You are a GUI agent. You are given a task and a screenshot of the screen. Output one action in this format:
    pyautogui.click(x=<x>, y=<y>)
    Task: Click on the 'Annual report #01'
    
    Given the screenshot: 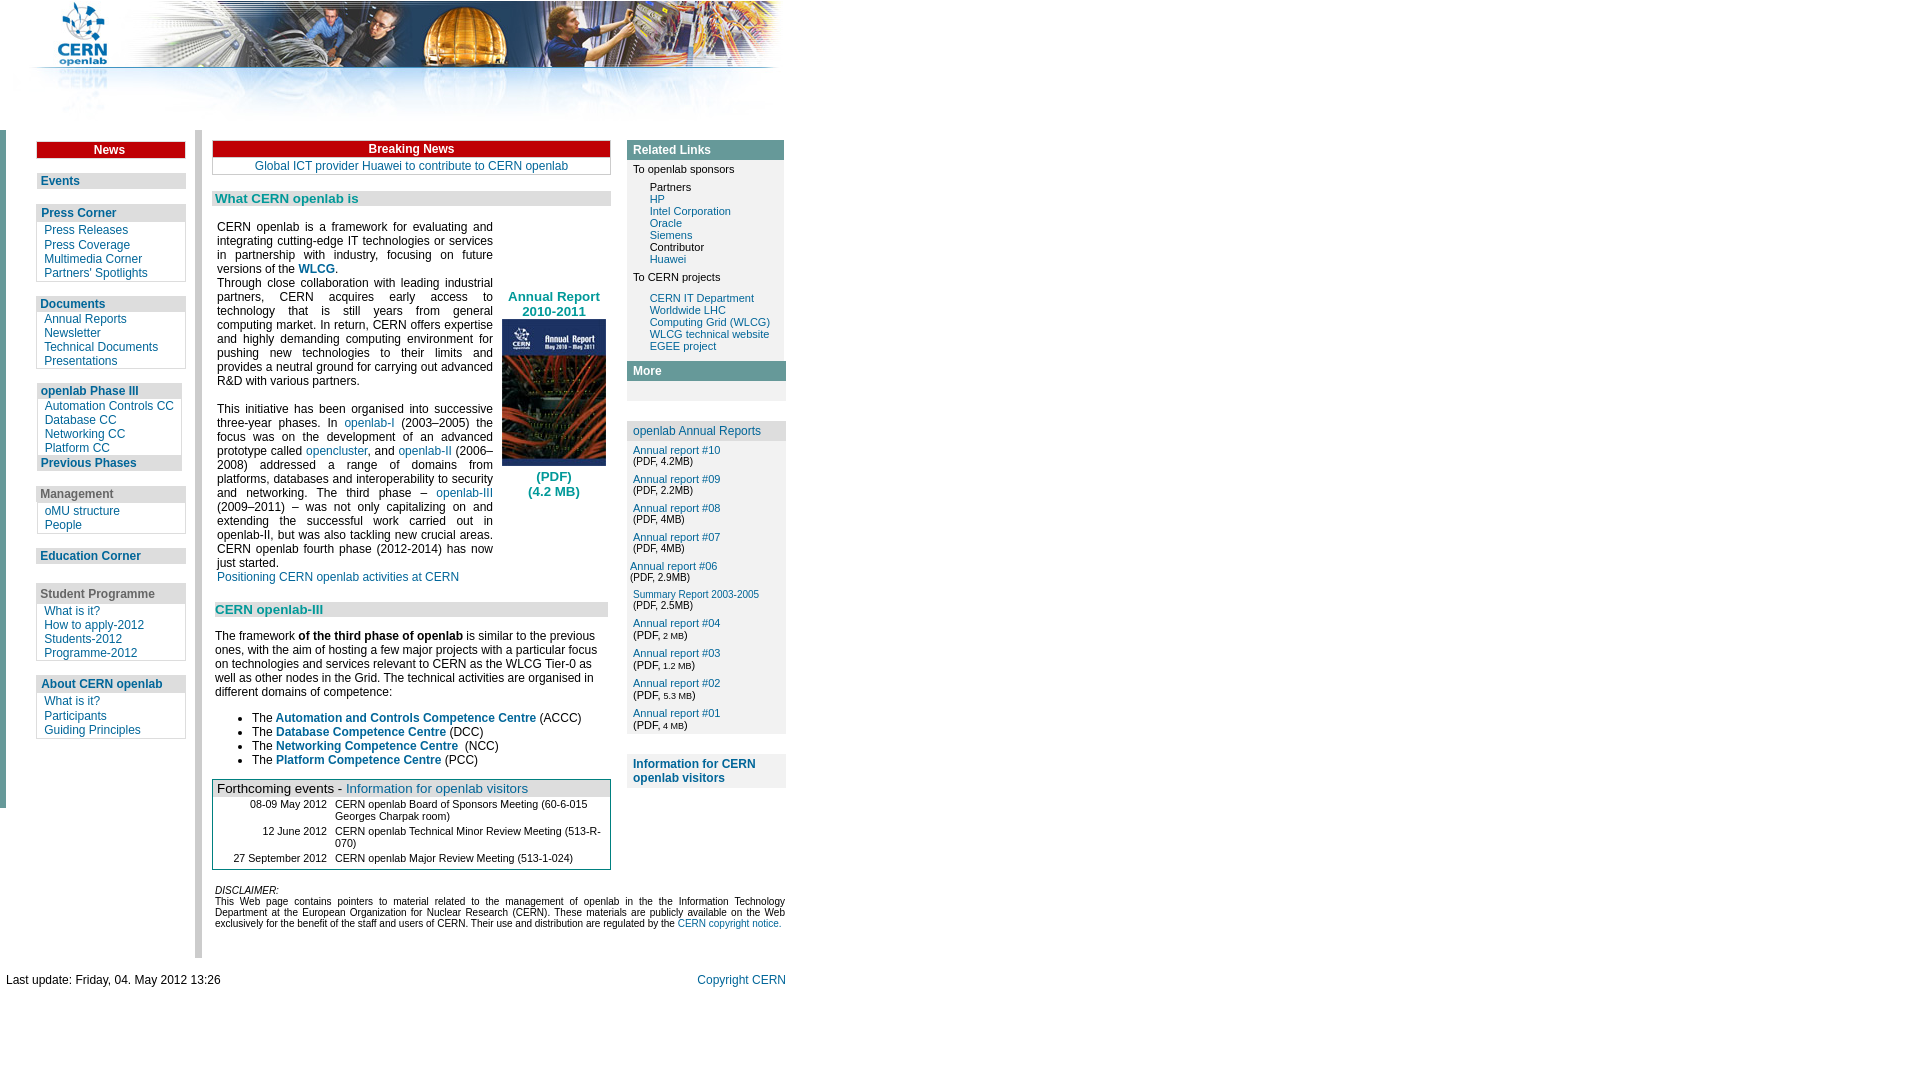 What is the action you would take?
    pyautogui.click(x=676, y=712)
    